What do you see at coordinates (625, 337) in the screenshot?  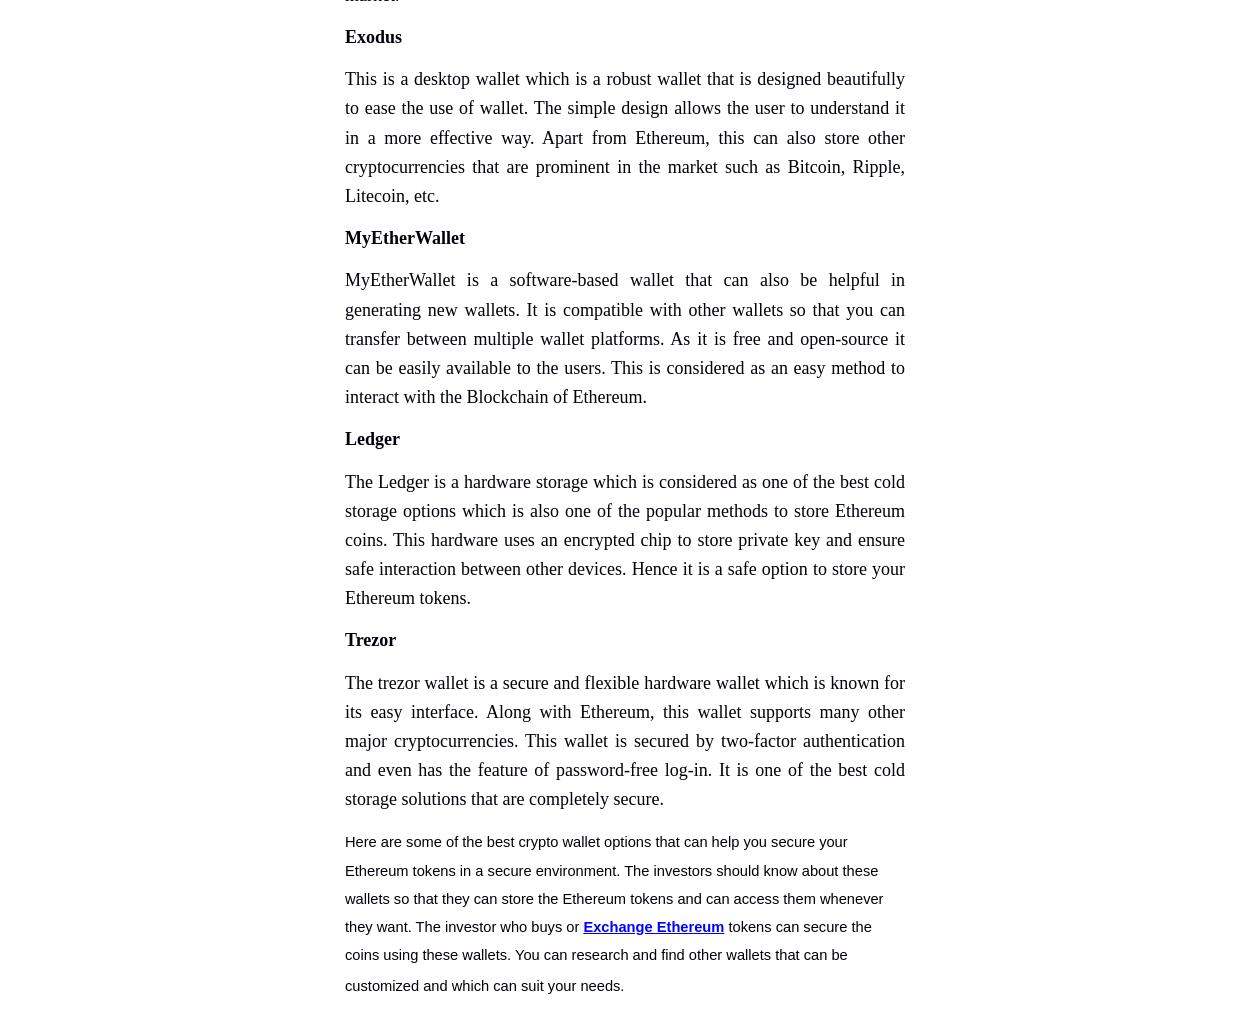 I see `'MyEtherWallet is a software-based wallet that can also be helpful in generating new wallets. It is compatible with other wallets so that you can transfer between multiple wallet platforms. As it is free and open-source it can be easily available to the users. This is considered as an easy method to interact with the Blockchain of Ethereum.'` at bounding box center [625, 337].